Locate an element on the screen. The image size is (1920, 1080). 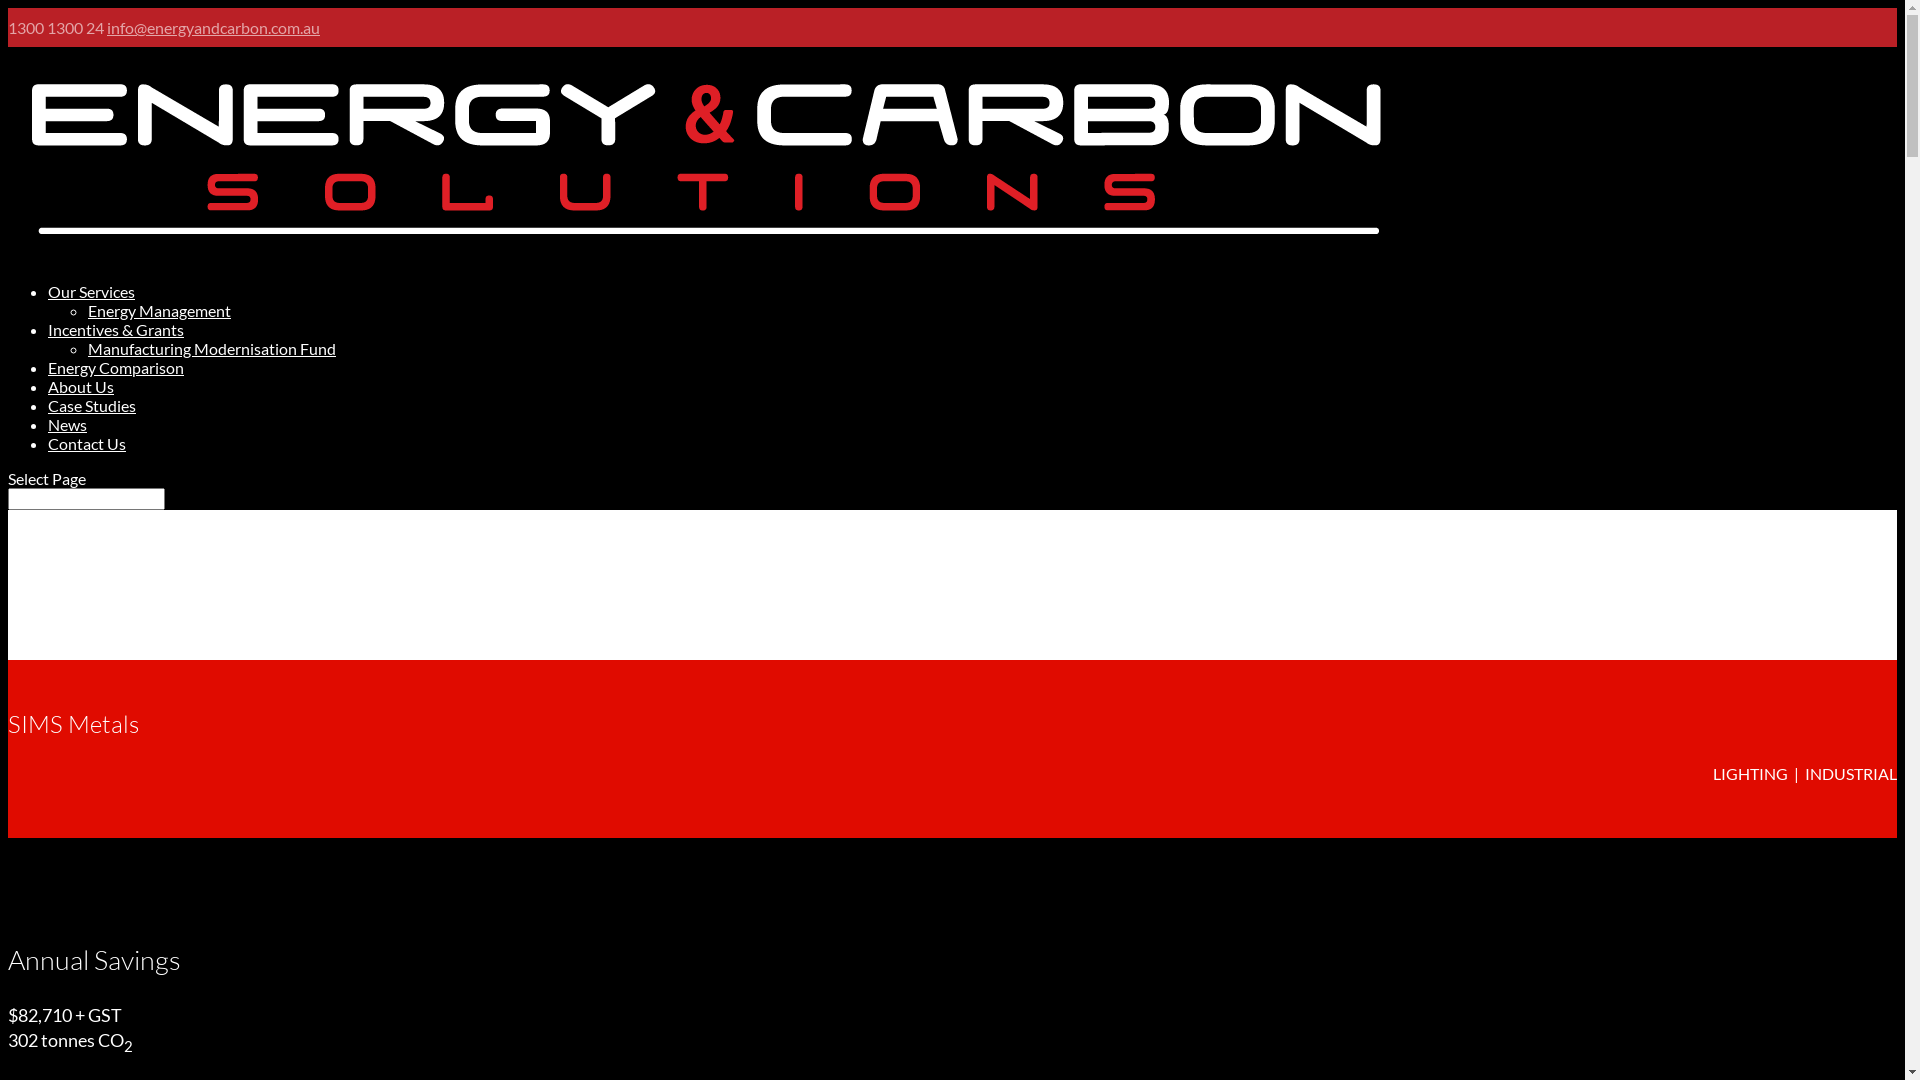
'News' is located at coordinates (67, 423).